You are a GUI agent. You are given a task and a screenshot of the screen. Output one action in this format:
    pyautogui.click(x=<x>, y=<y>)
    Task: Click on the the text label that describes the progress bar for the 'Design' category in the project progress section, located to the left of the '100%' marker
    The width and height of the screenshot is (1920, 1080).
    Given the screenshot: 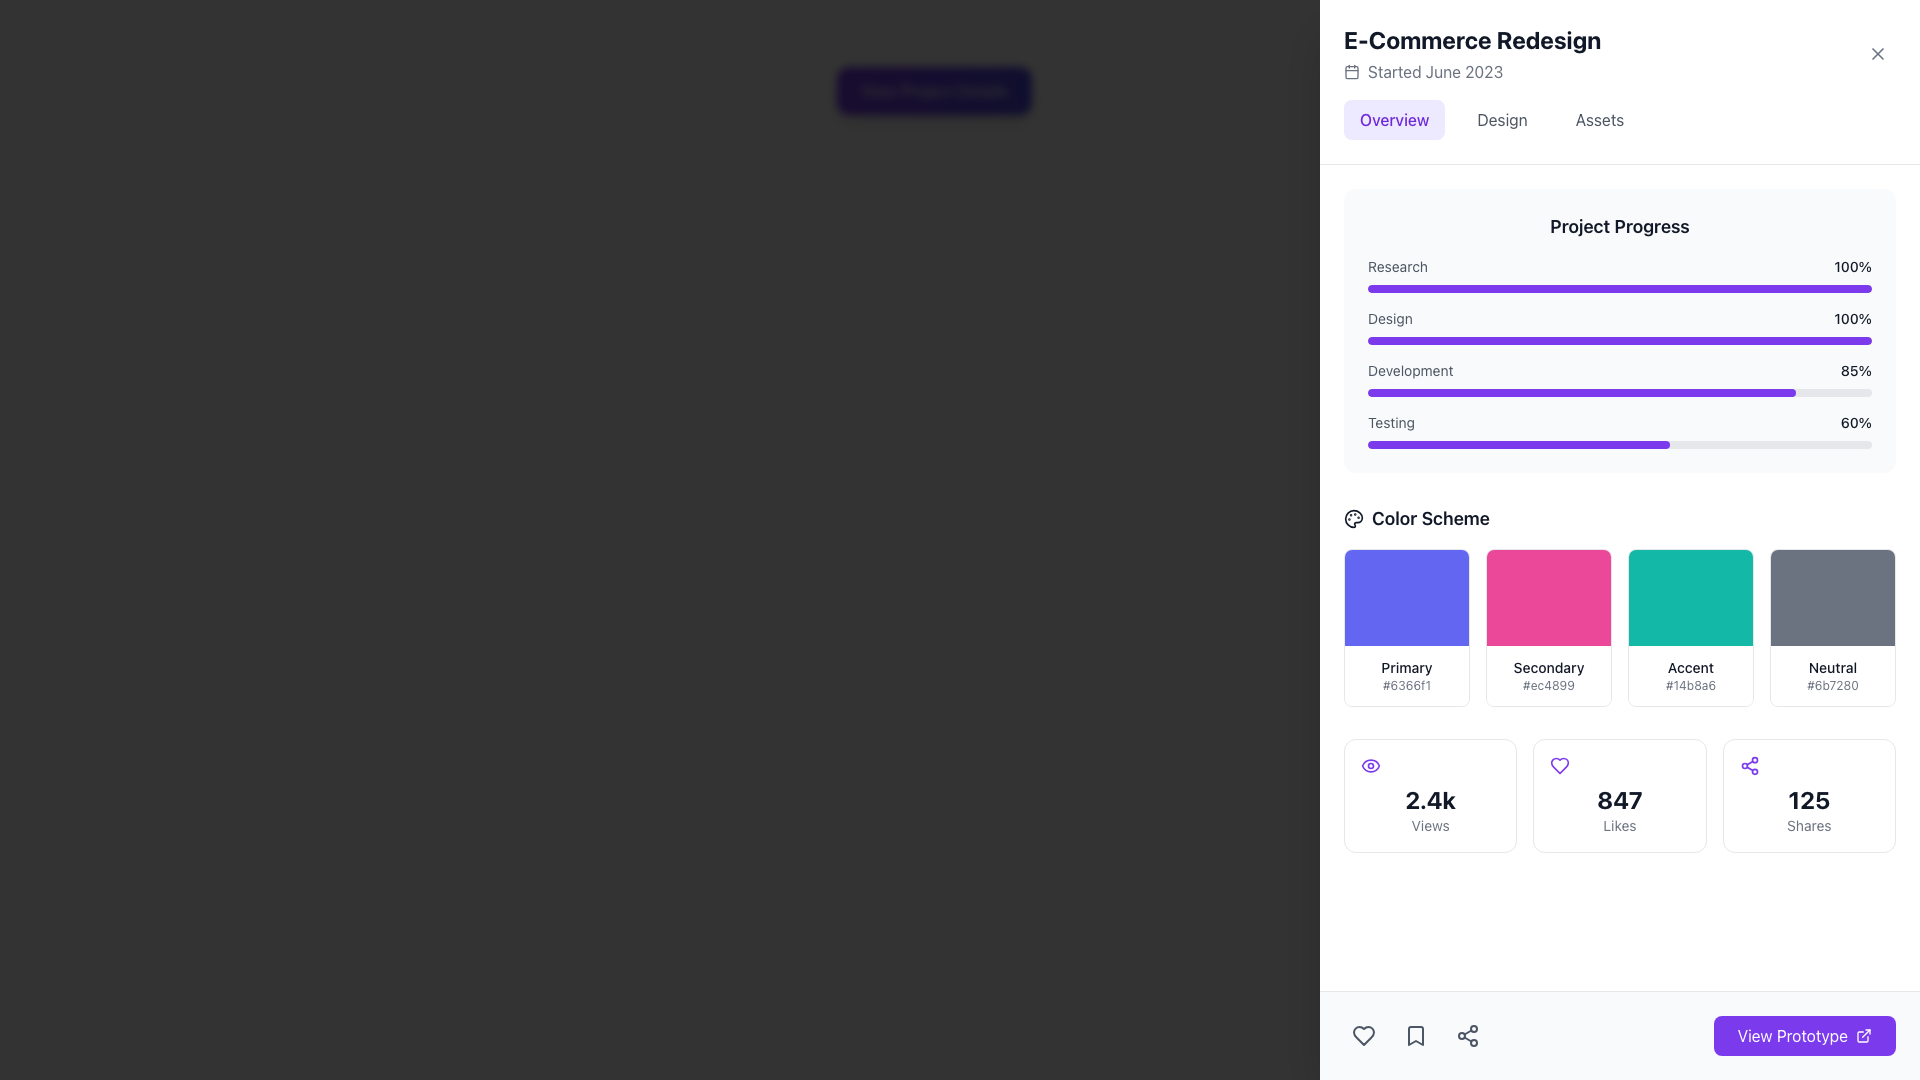 What is the action you would take?
    pyautogui.click(x=1389, y=318)
    